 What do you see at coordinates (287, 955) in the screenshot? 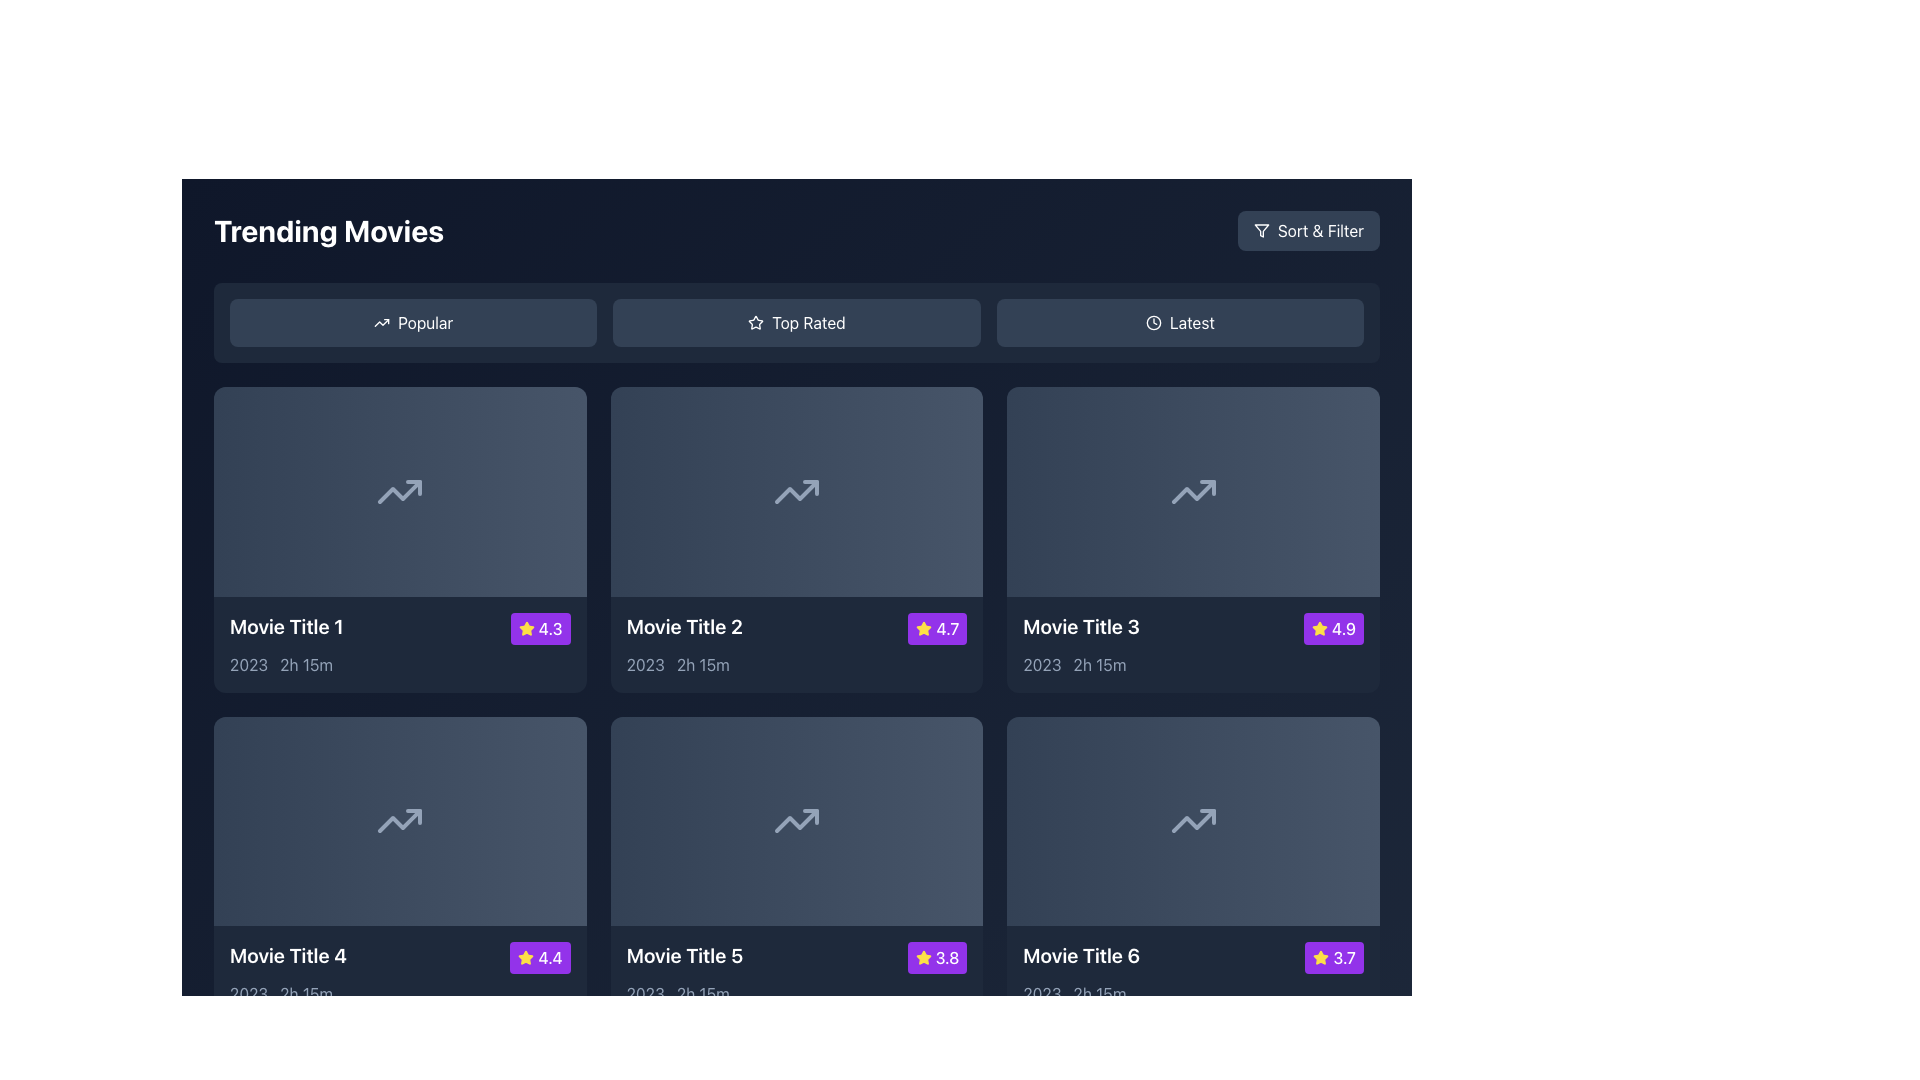
I see `the static text label displaying the movie title located in the bottom-left section of the fourth card in the movie grid` at bounding box center [287, 955].